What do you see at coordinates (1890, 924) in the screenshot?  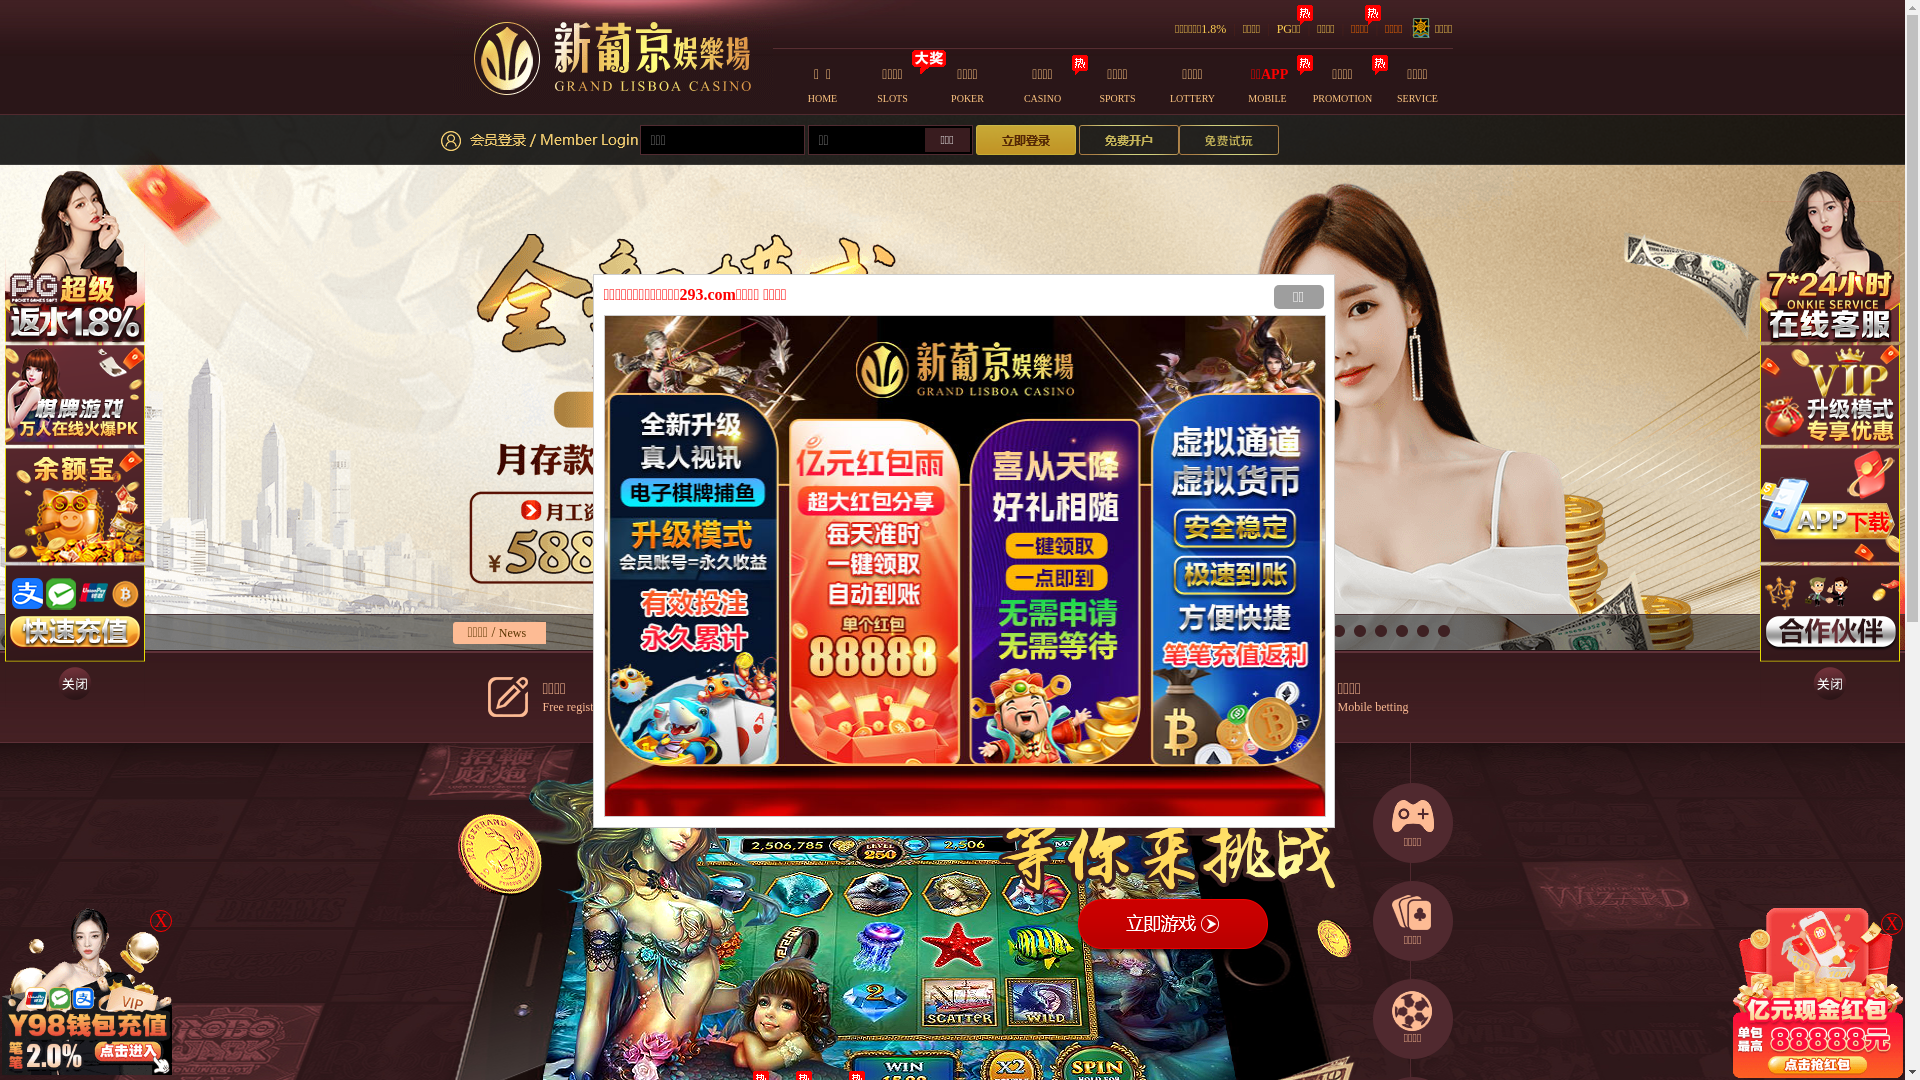 I see `'X'` at bounding box center [1890, 924].